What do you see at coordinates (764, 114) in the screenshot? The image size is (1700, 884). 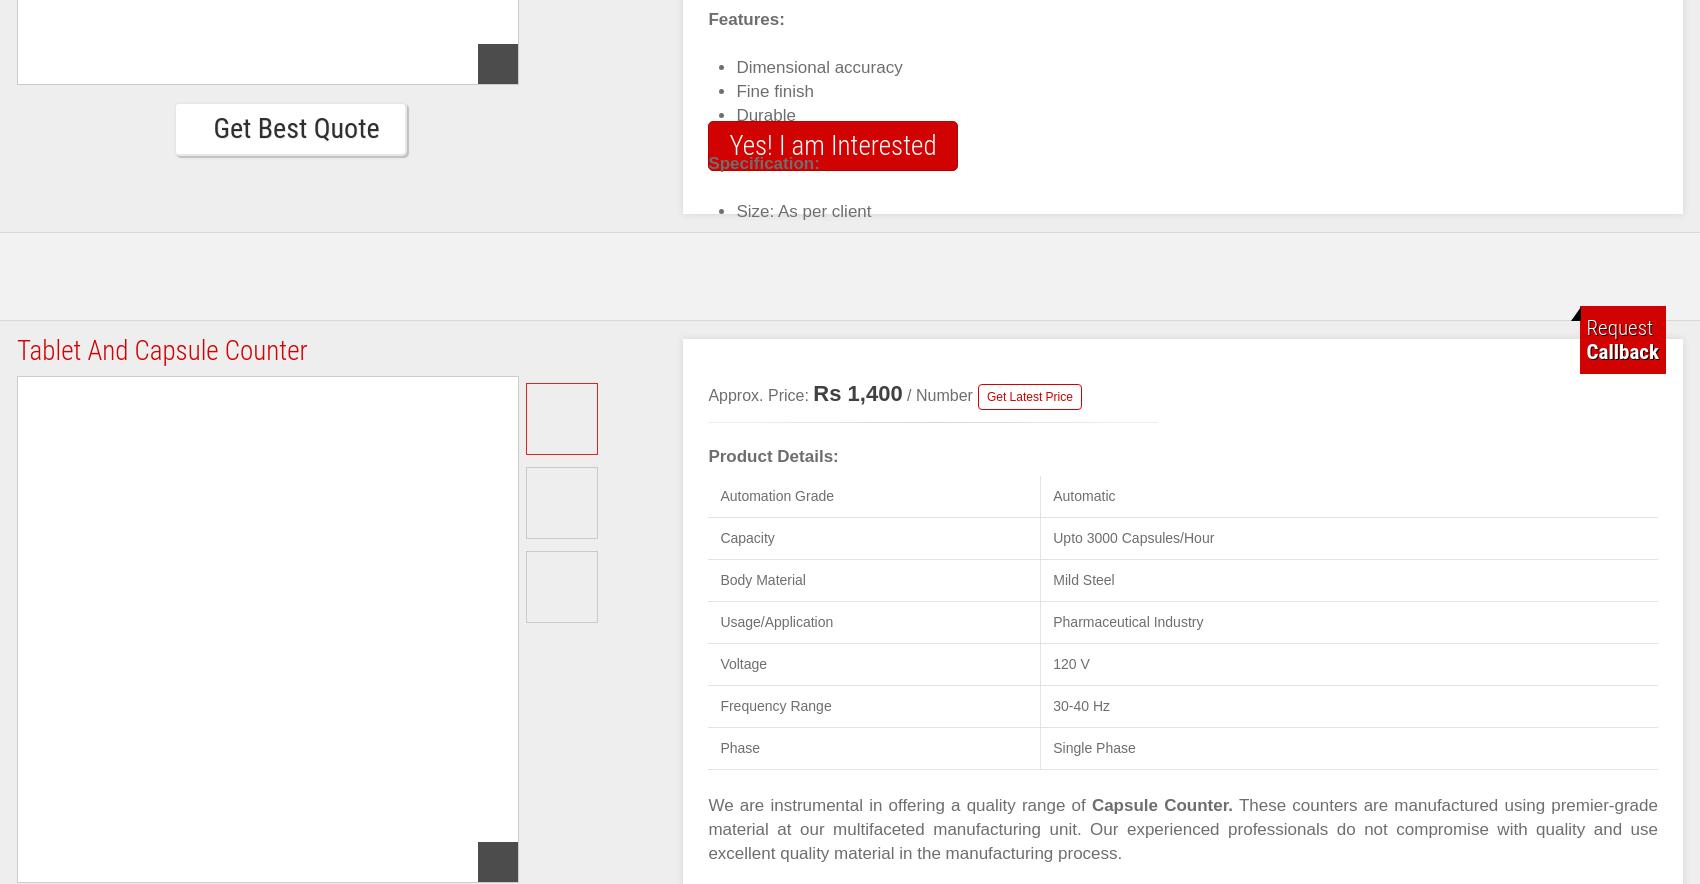 I see `'Durable'` at bounding box center [764, 114].